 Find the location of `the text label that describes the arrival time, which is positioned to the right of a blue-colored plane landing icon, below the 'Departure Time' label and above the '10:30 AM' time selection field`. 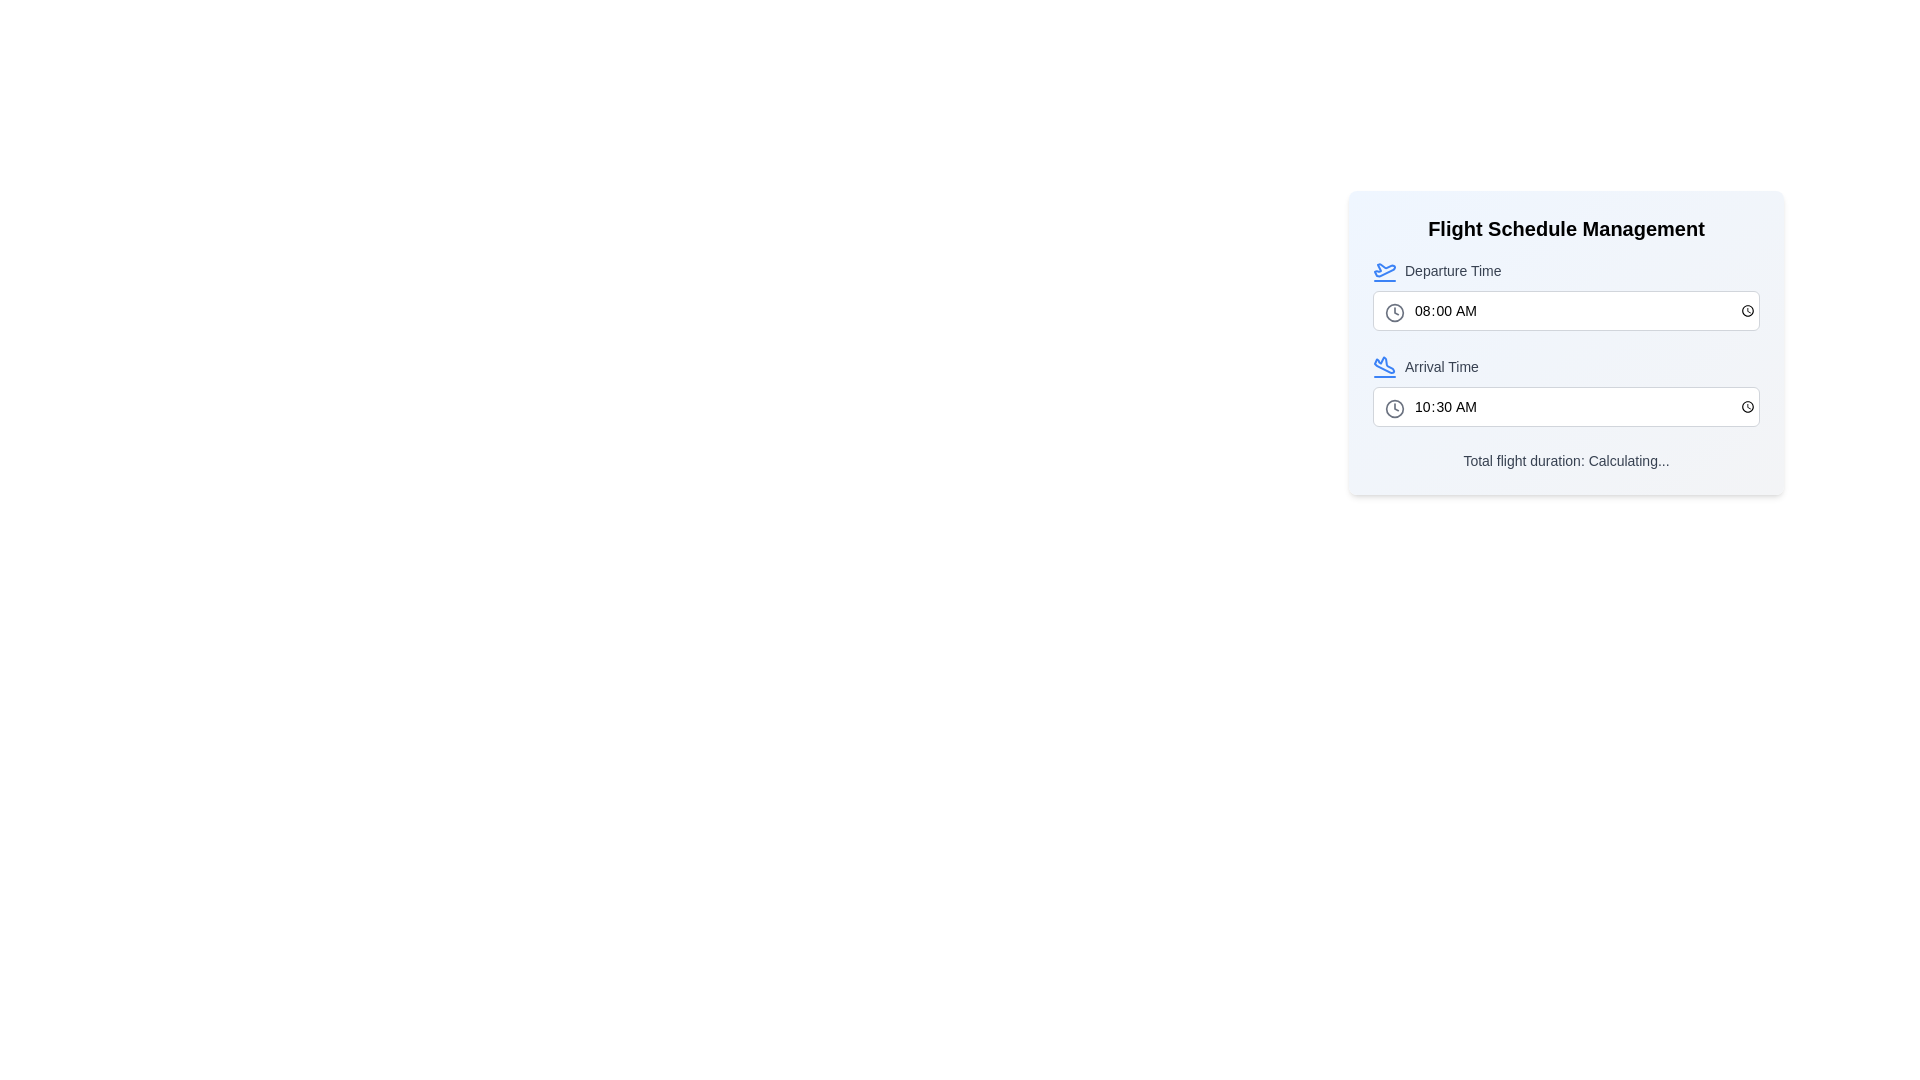

the text label that describes the arrival time, which is positioned to the right of a blue-colored plane landing icon, below the 'Departure Time' label and above the '10:30 AM' time selection field is located at coordinates (1441, 366).